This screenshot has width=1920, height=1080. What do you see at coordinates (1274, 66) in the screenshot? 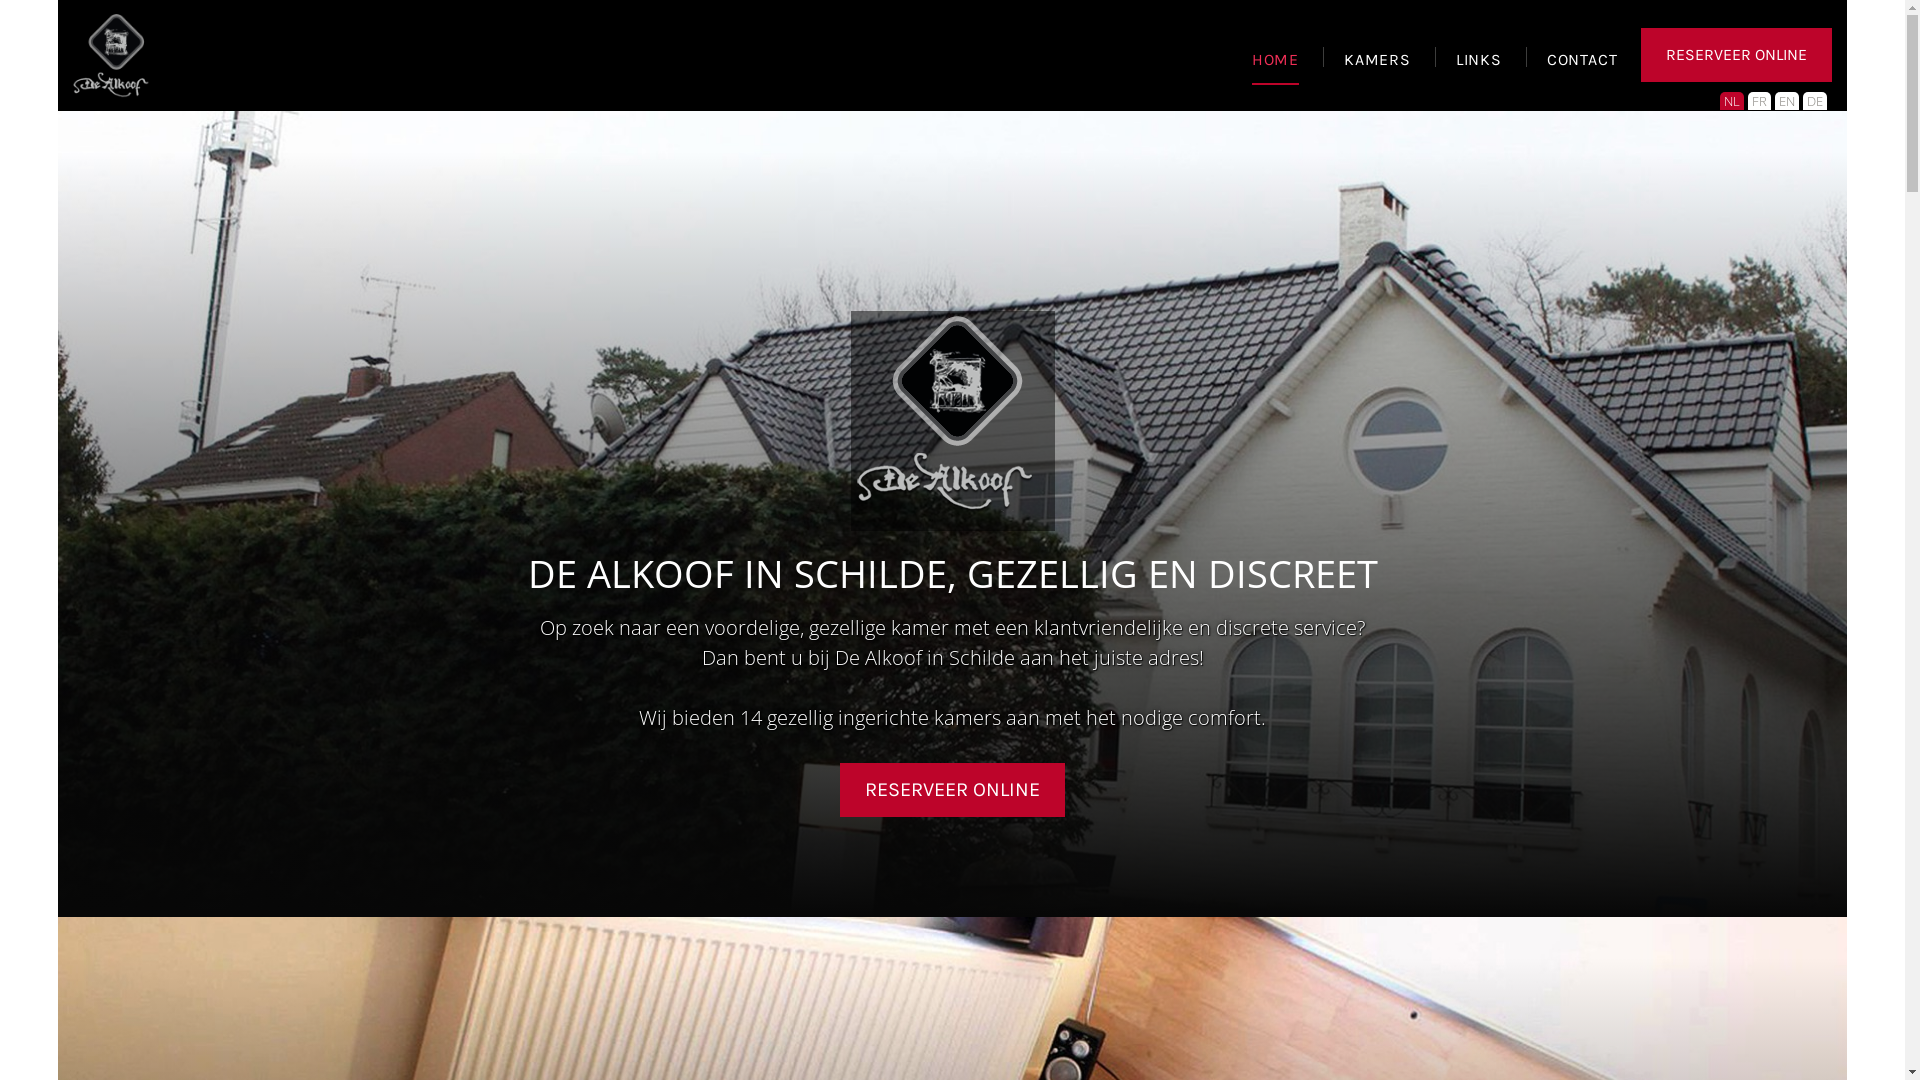
I see `'HOME'` at bounding box center [1274, 66].